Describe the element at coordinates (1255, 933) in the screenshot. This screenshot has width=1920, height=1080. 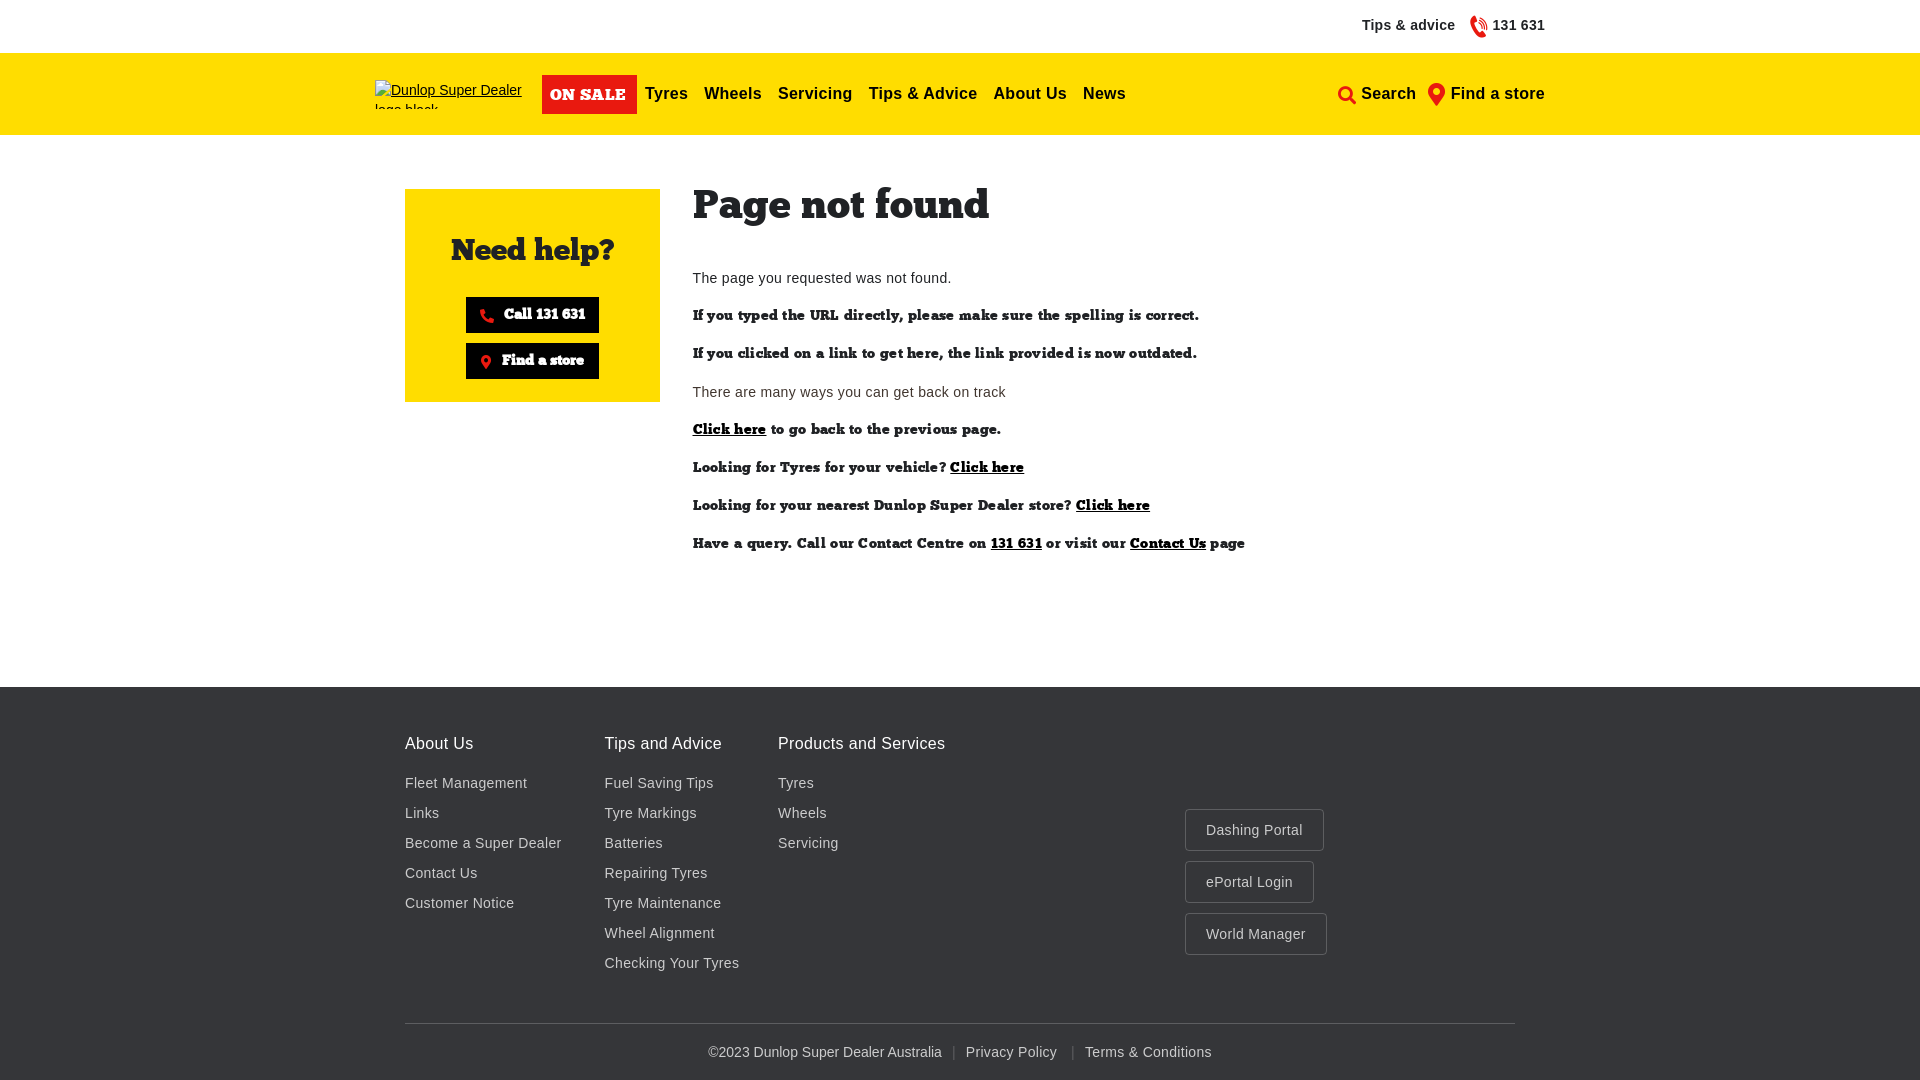
I see `'World Manager'` at that location.